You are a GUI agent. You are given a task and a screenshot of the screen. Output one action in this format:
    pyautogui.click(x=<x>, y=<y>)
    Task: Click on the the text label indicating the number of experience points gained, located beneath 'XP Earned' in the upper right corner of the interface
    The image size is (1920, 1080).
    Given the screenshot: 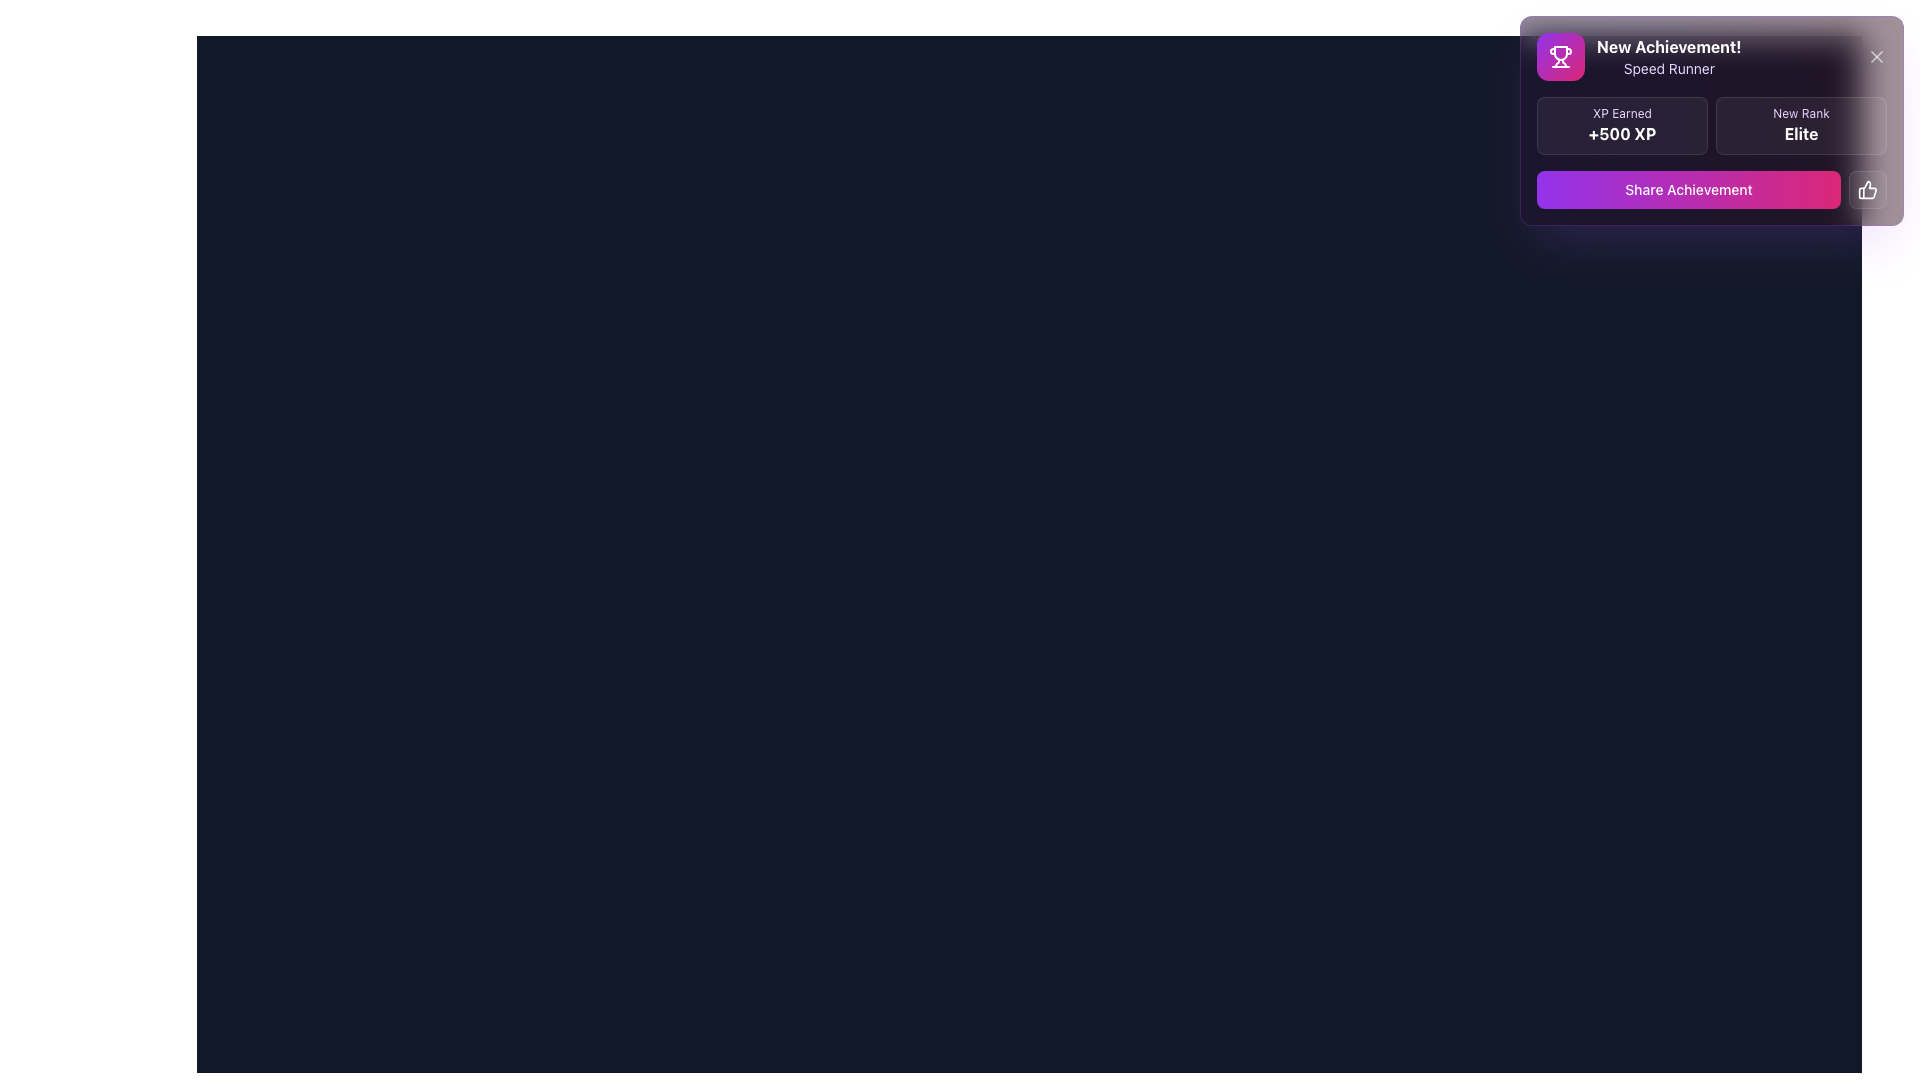 What is the action you would take?
    pyautogui.click(x=1622, y=134)
    